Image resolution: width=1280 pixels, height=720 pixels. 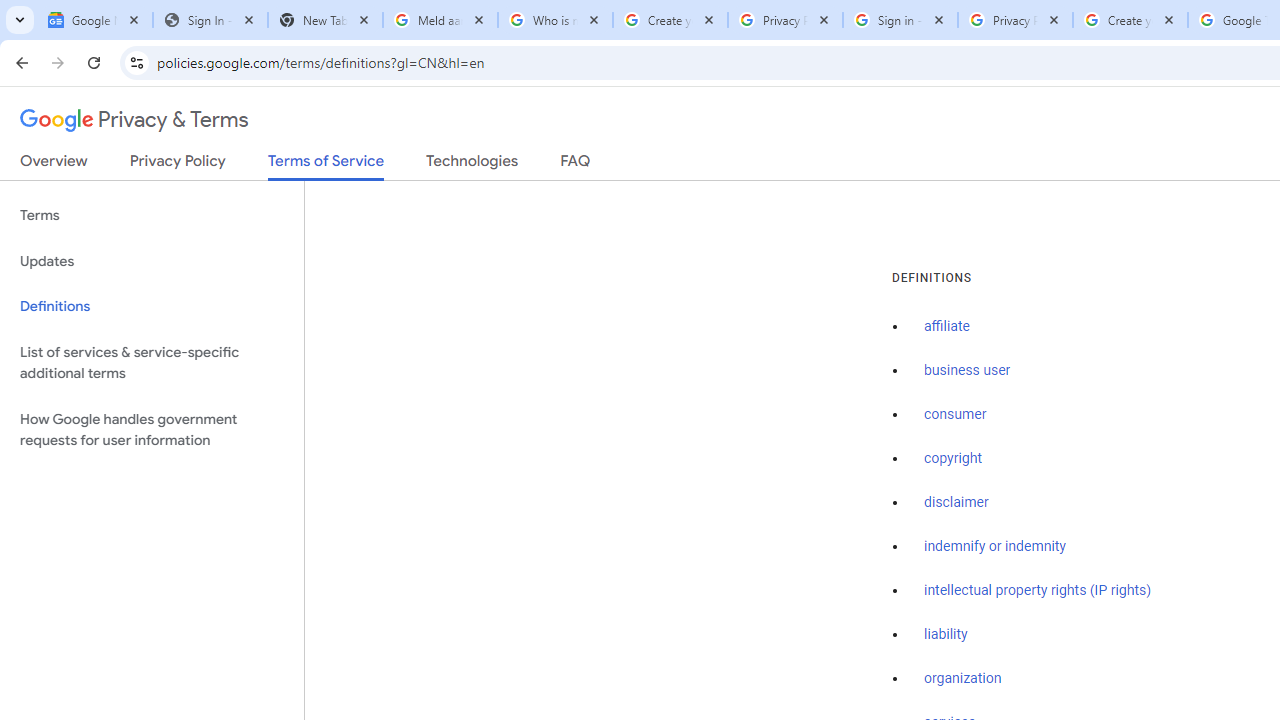 I want to click on 'Google News', so click(x=94, y=20).